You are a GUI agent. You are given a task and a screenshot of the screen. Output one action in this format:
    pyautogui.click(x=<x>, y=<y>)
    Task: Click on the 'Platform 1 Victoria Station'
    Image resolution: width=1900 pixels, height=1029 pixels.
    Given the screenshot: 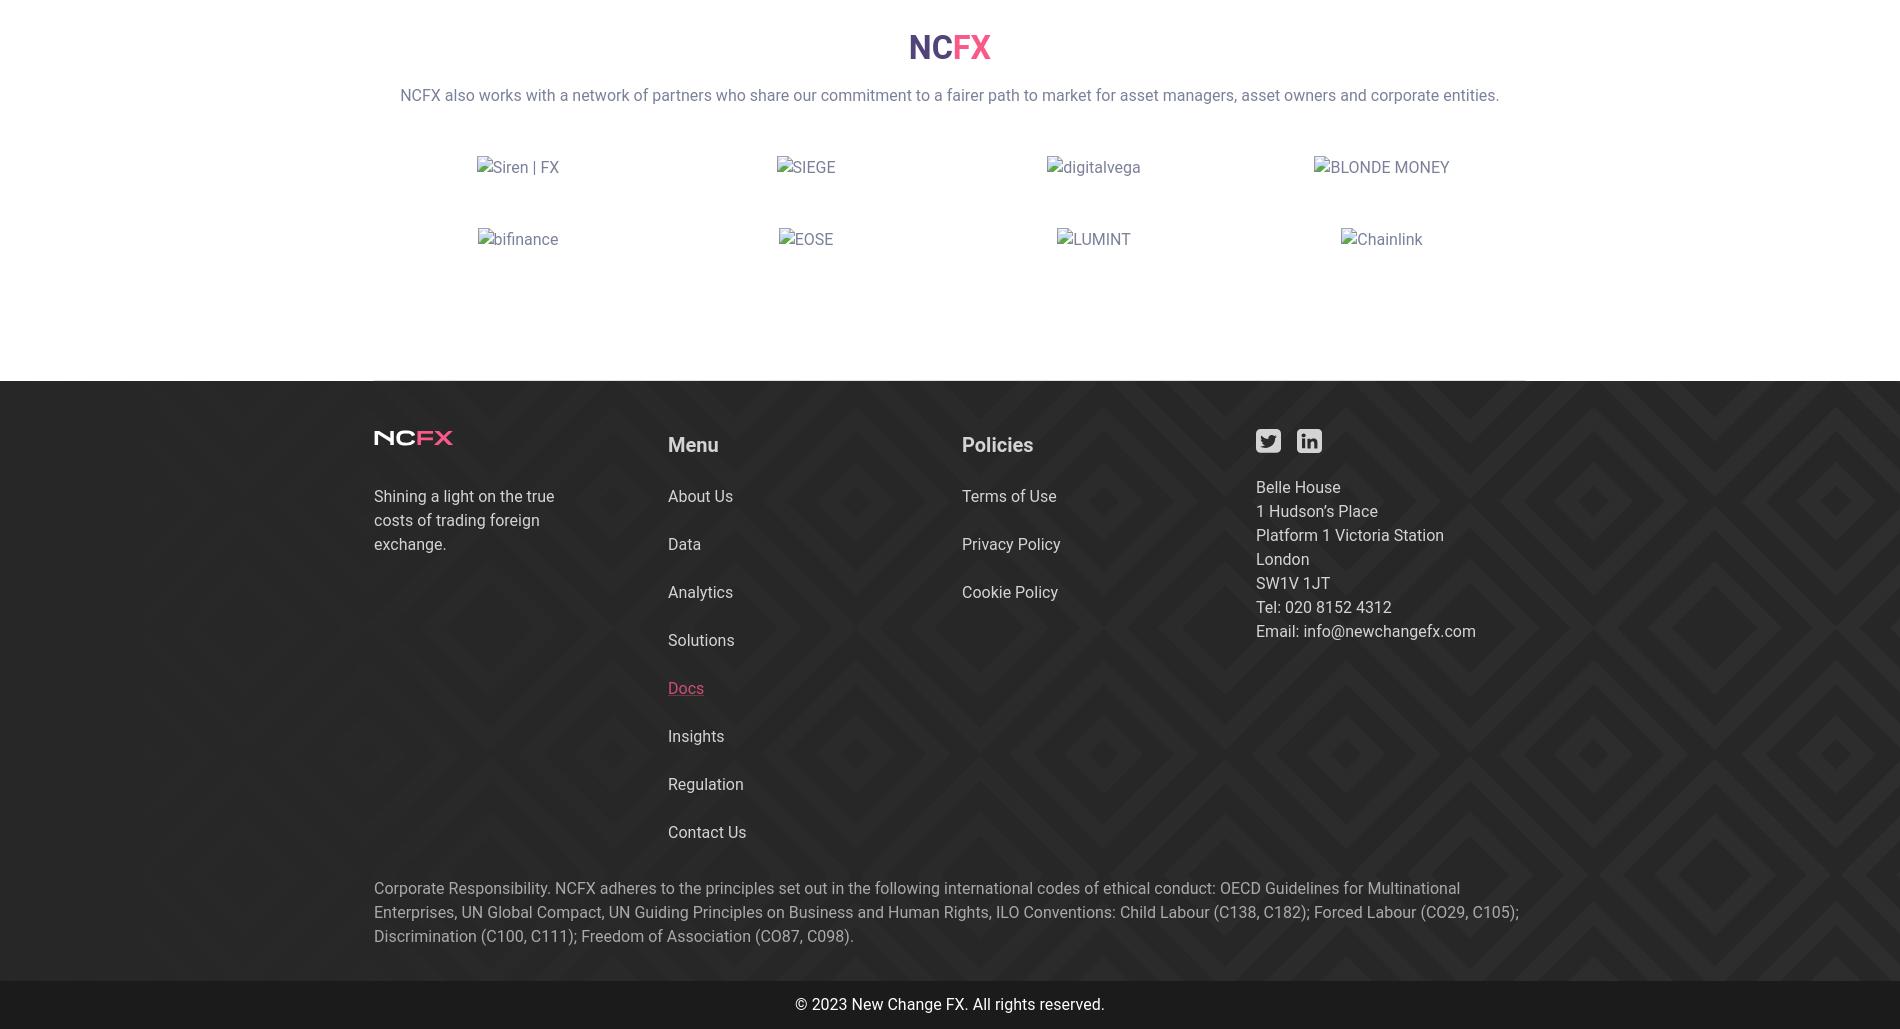 What is the action you would take?
    pyautogui.click(x=1348, y=533)
    